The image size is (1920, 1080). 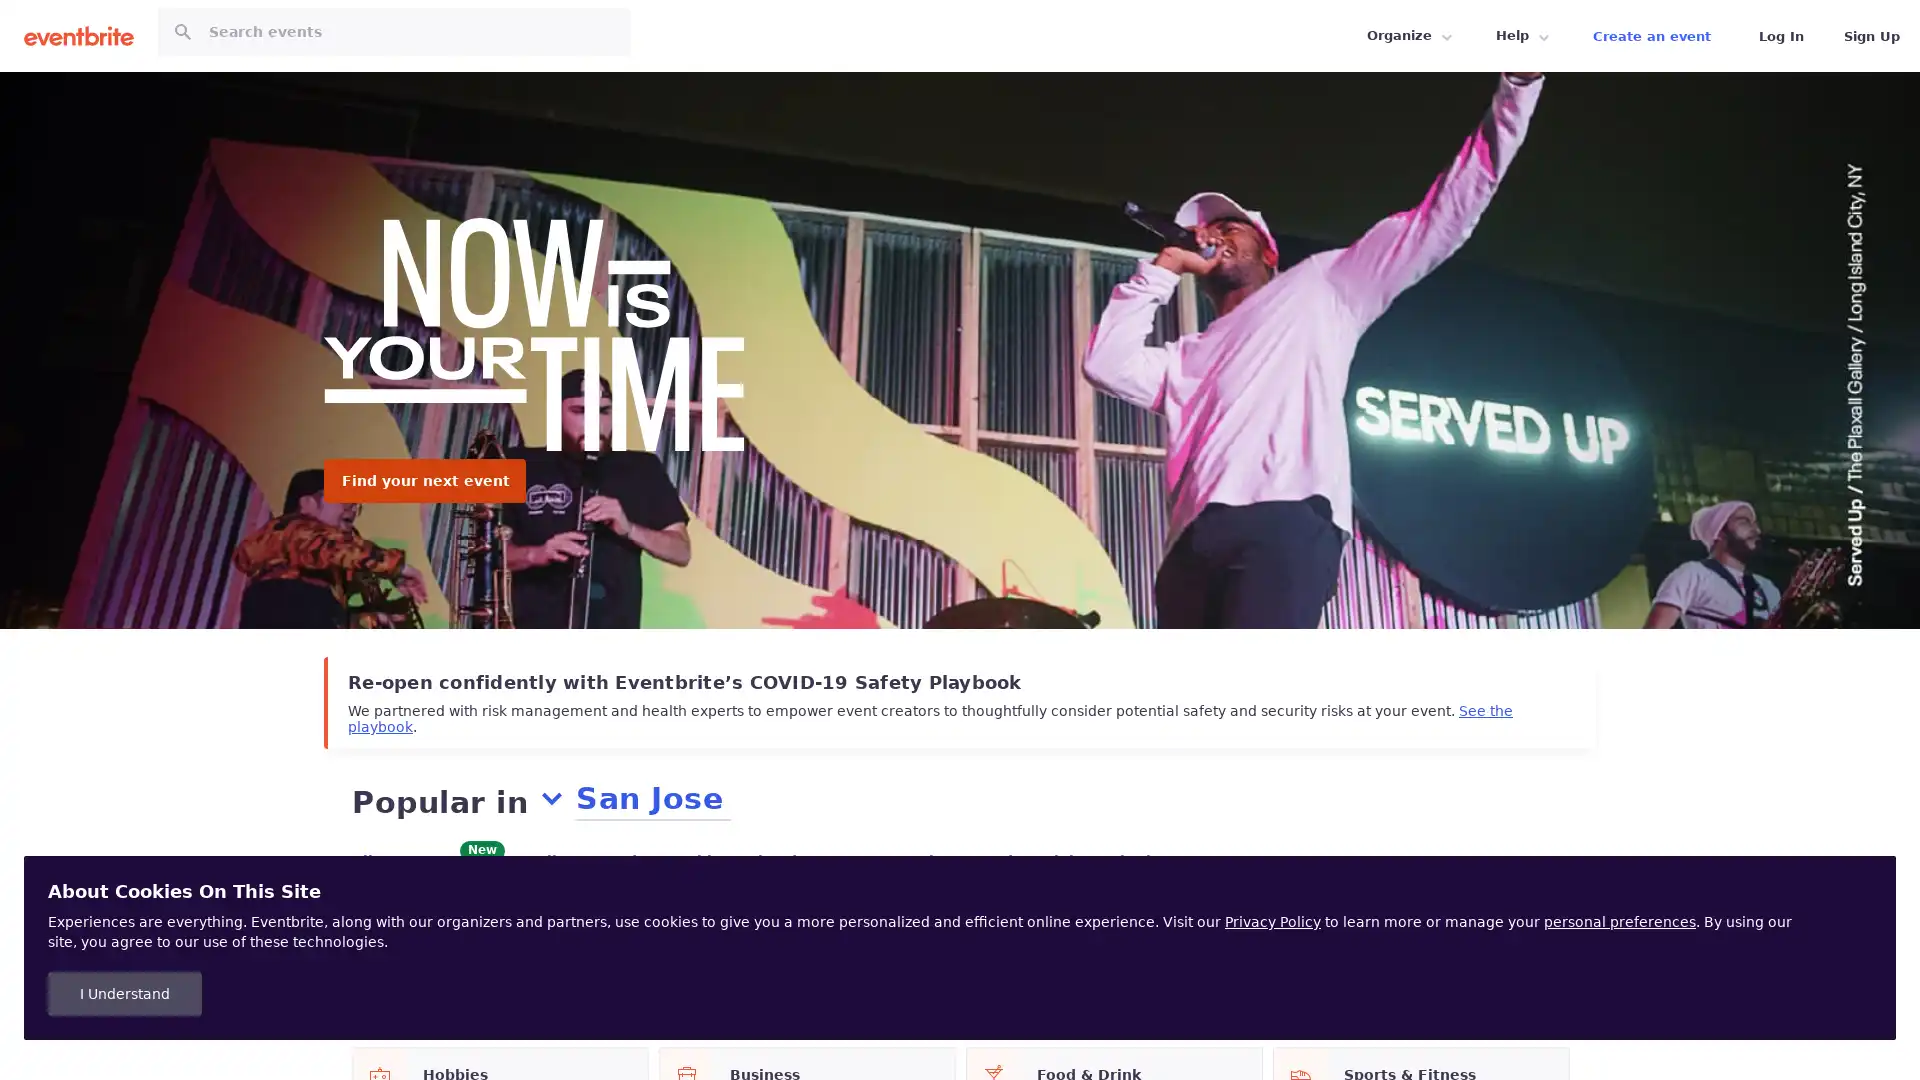 What do you see at coordinates (411, 31) in the screenshot?
I see `Search for events` at bounding box center [411, 31].